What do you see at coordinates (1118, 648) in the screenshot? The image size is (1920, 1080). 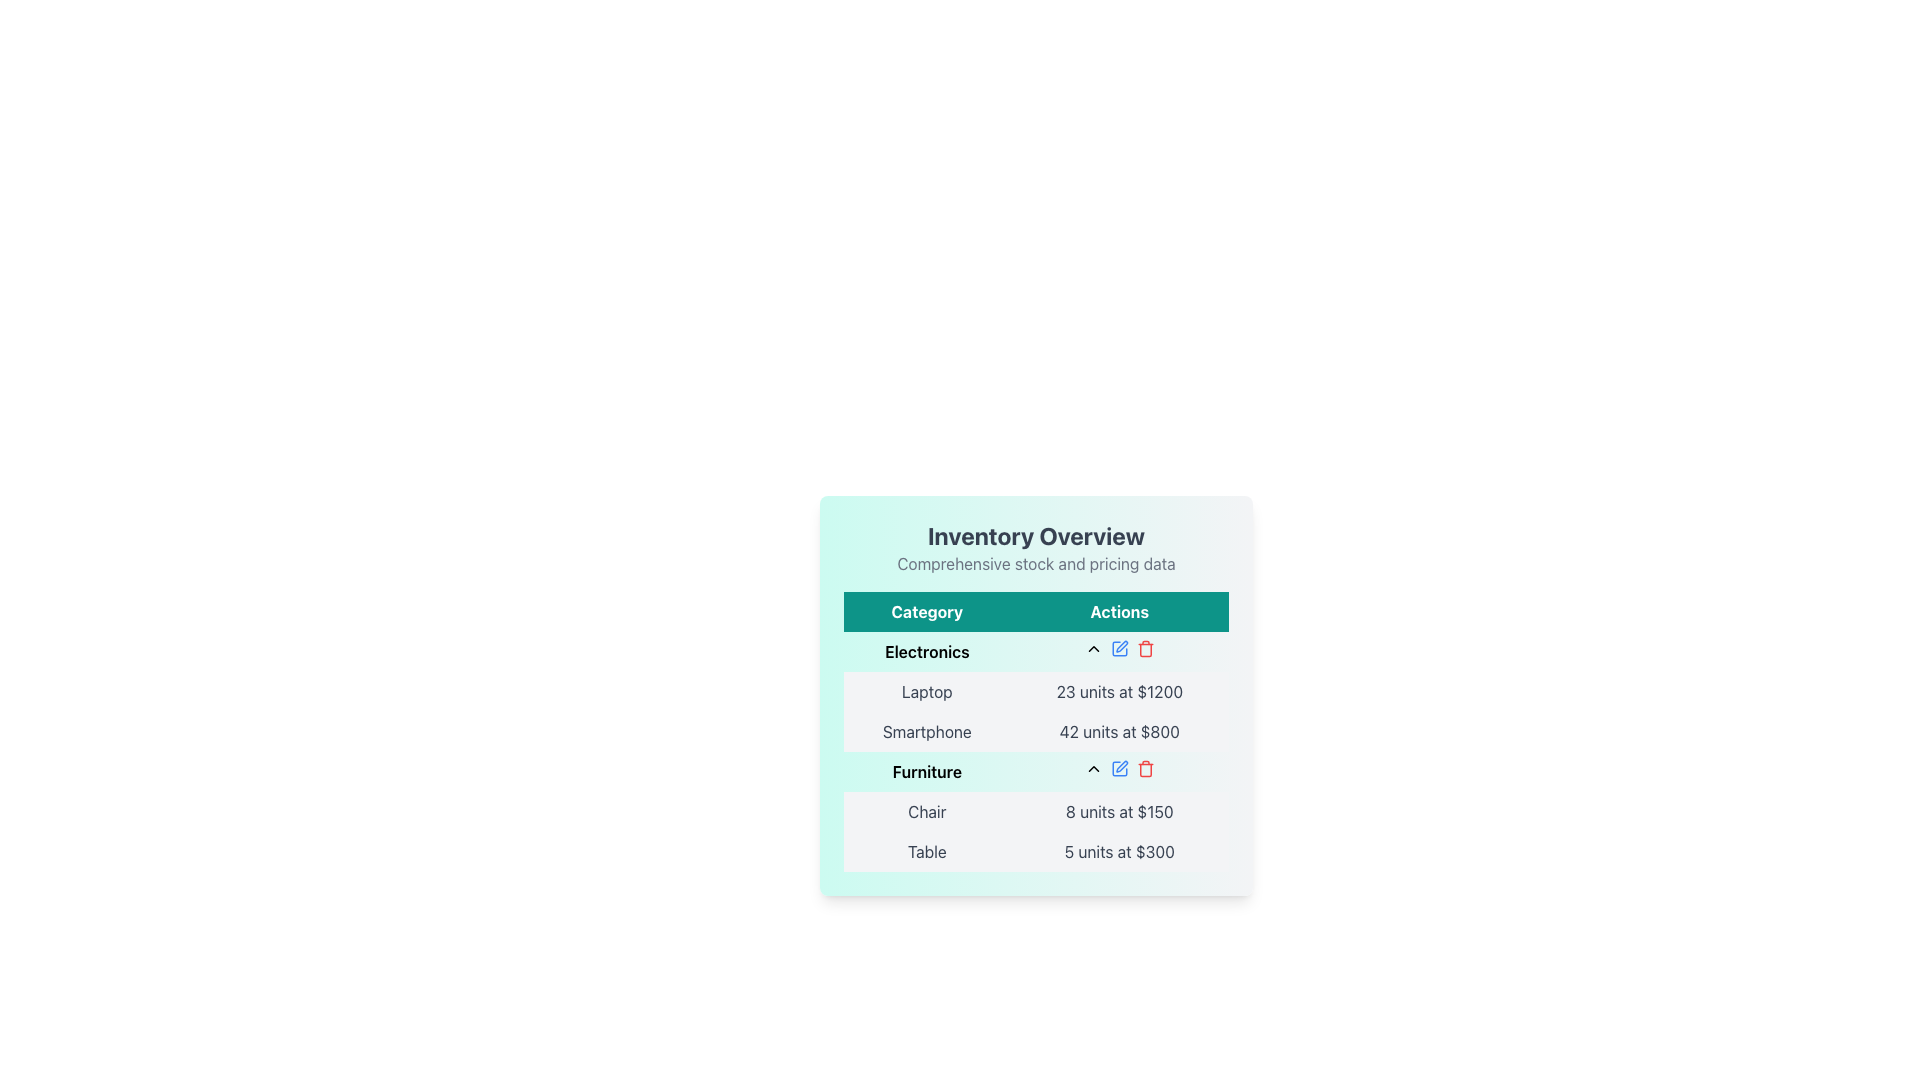 I see `the edit button located in the 'Actions' column of the 'Electronics' category row to initiate an edit action` at bounding box center [1118, 648].